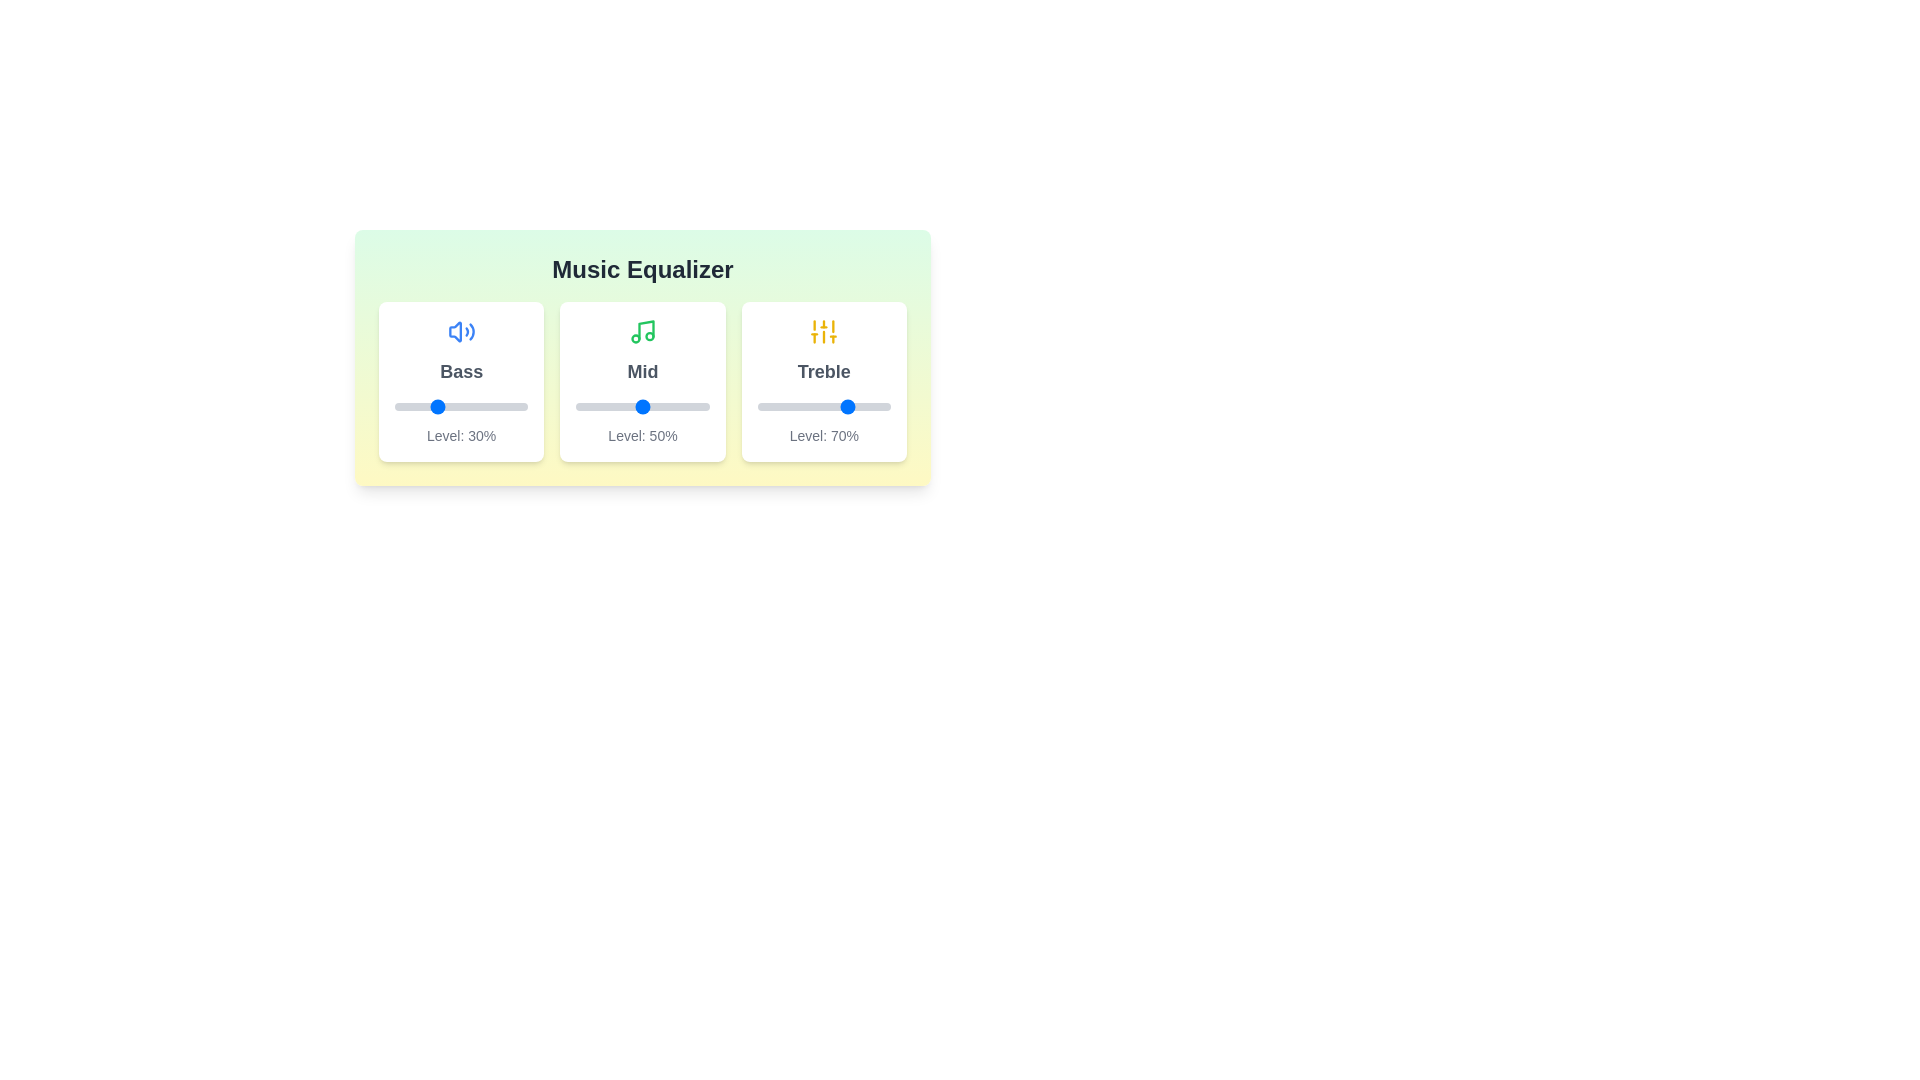 The width and height of the screenshot is (1920, 1080). I want to click on the bass slider to 24%, so click(426, 406).